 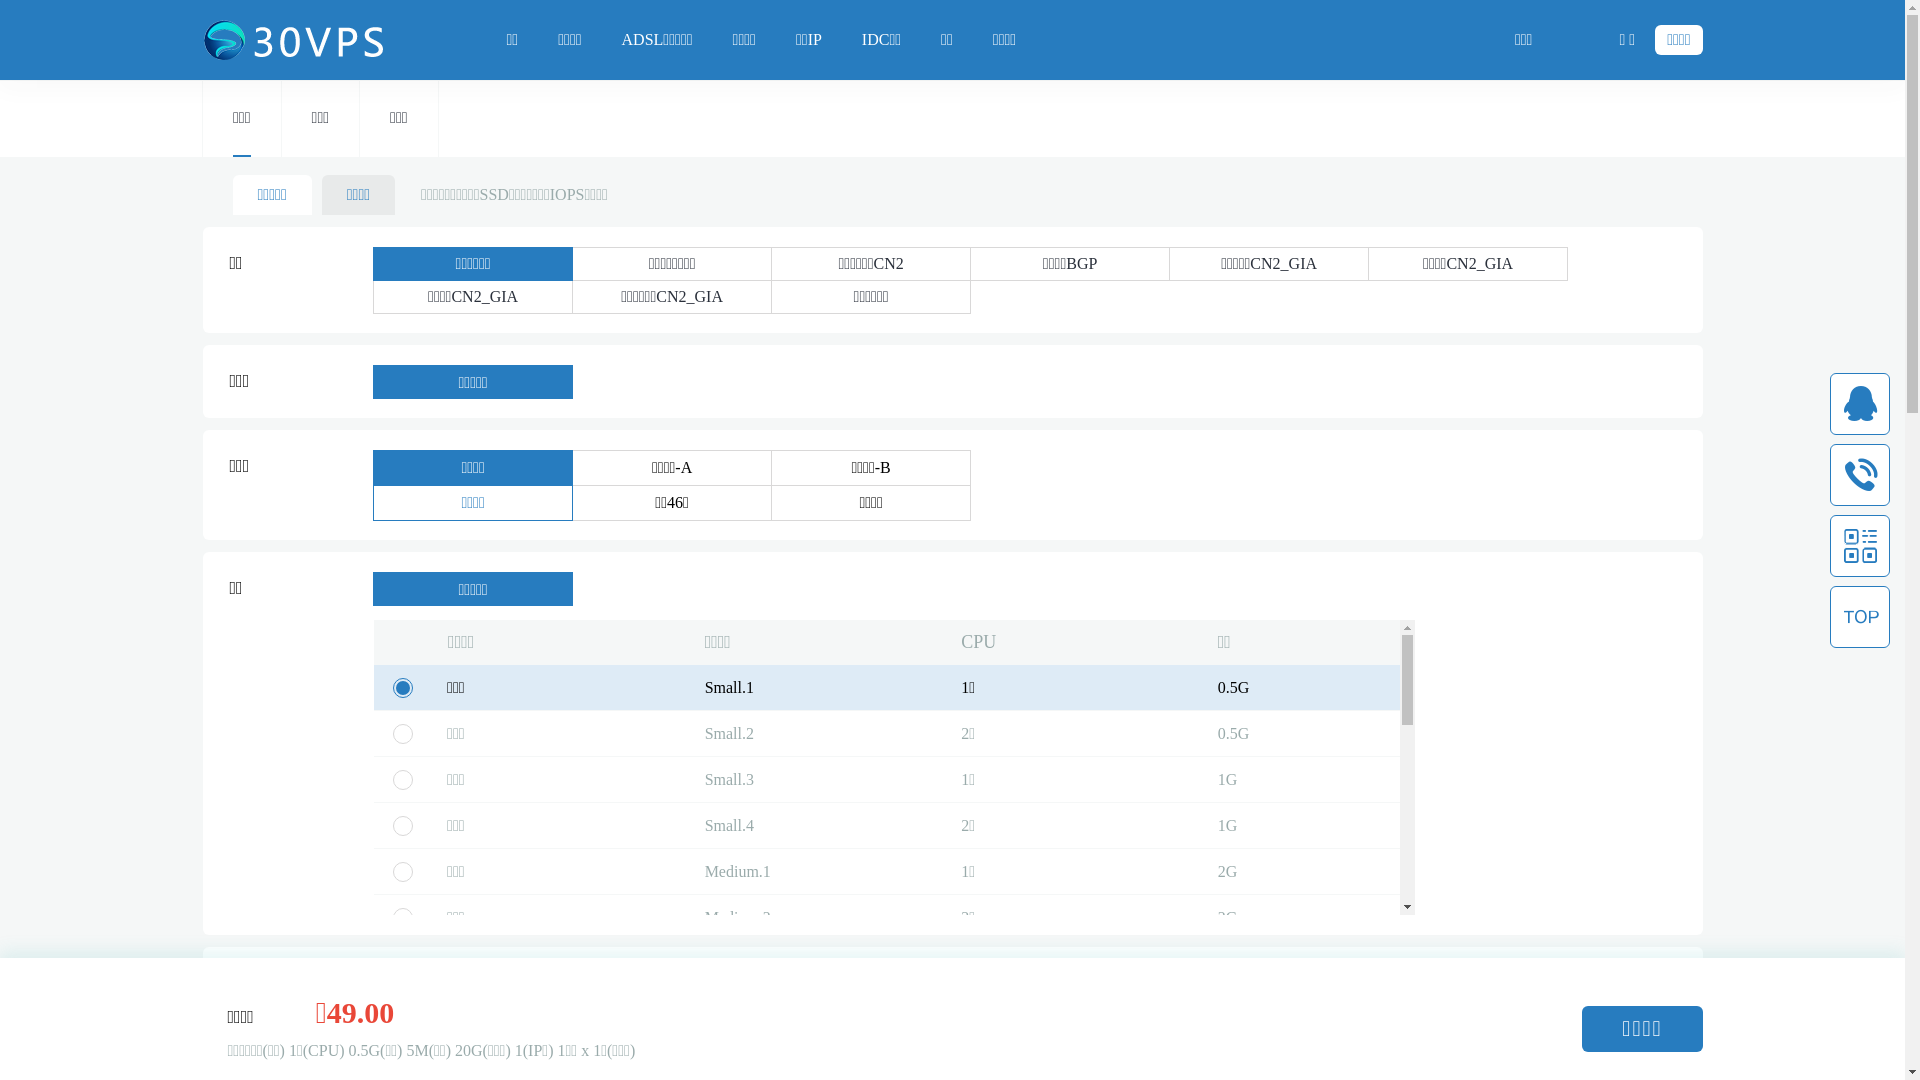 I want to click on '20G', so click(x=453, y=1028).